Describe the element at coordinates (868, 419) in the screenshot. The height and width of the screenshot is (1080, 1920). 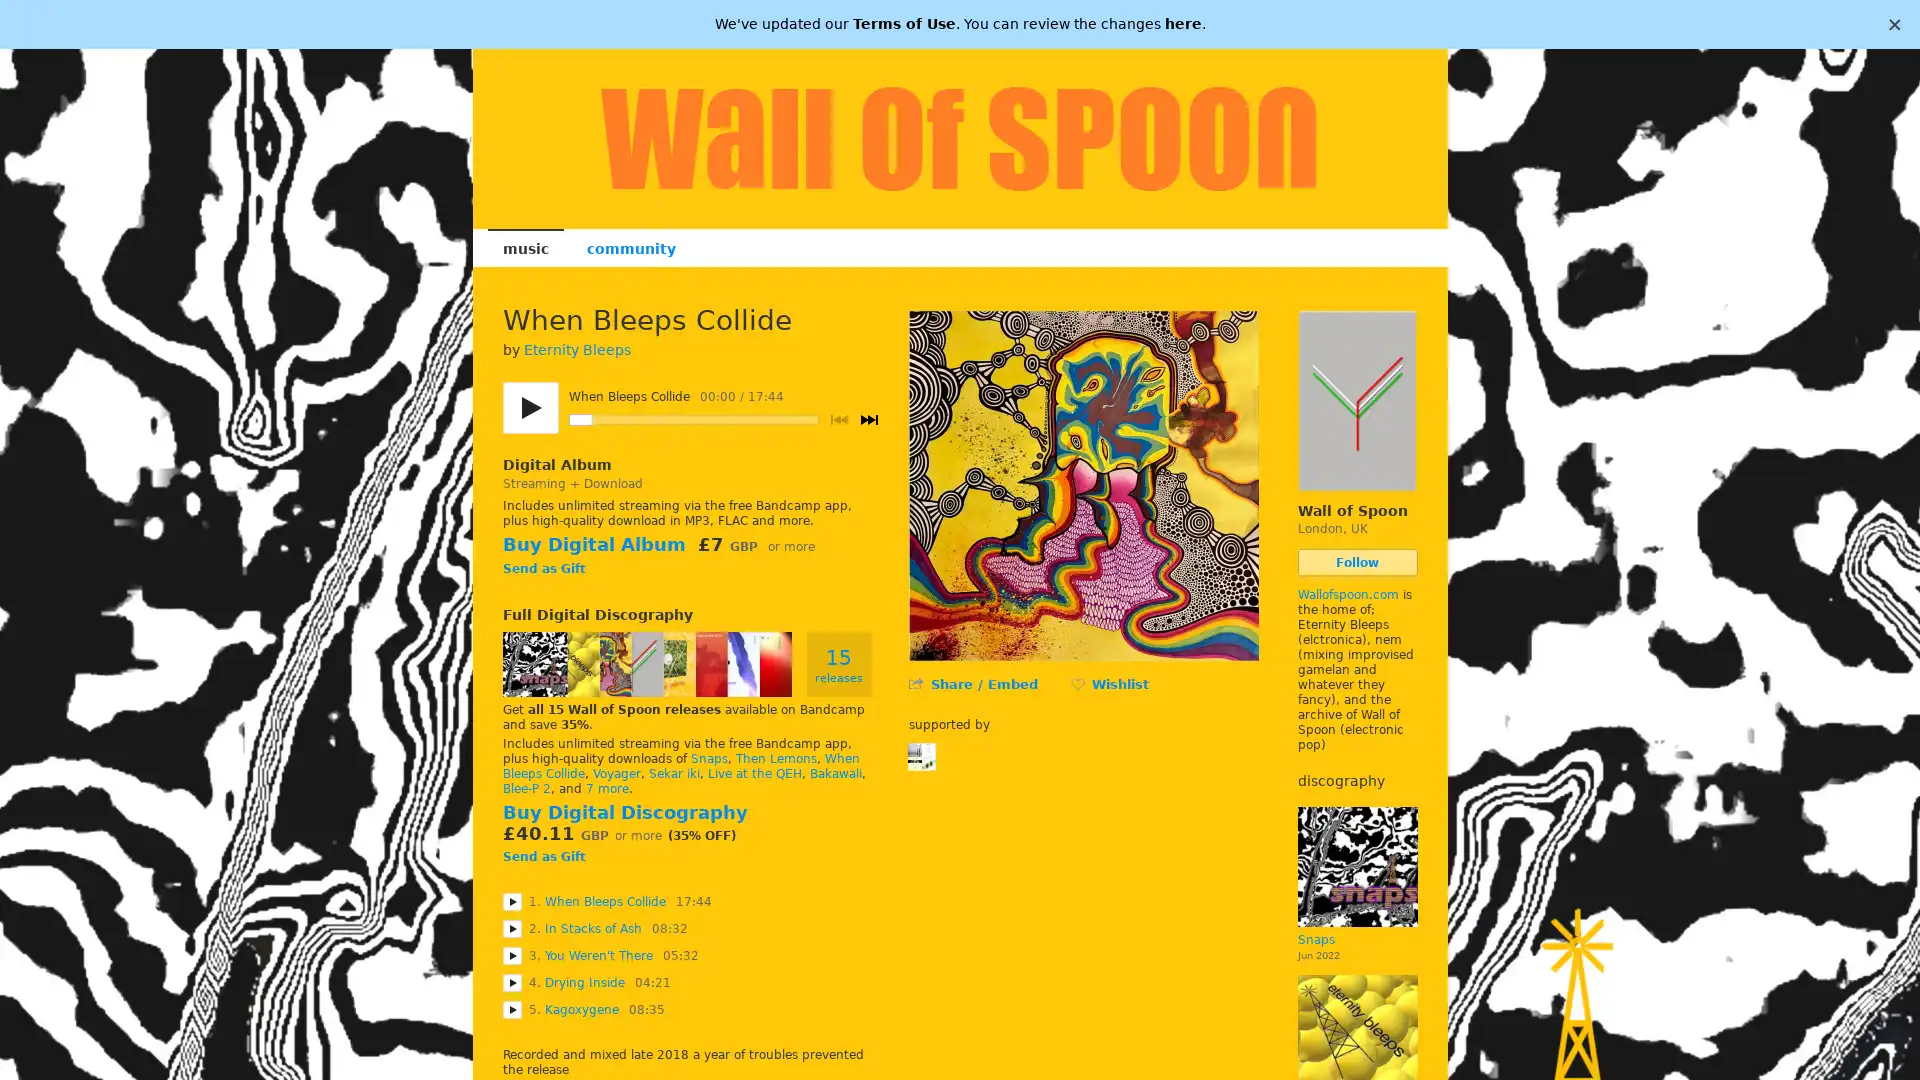
I see `Next track` at that location.